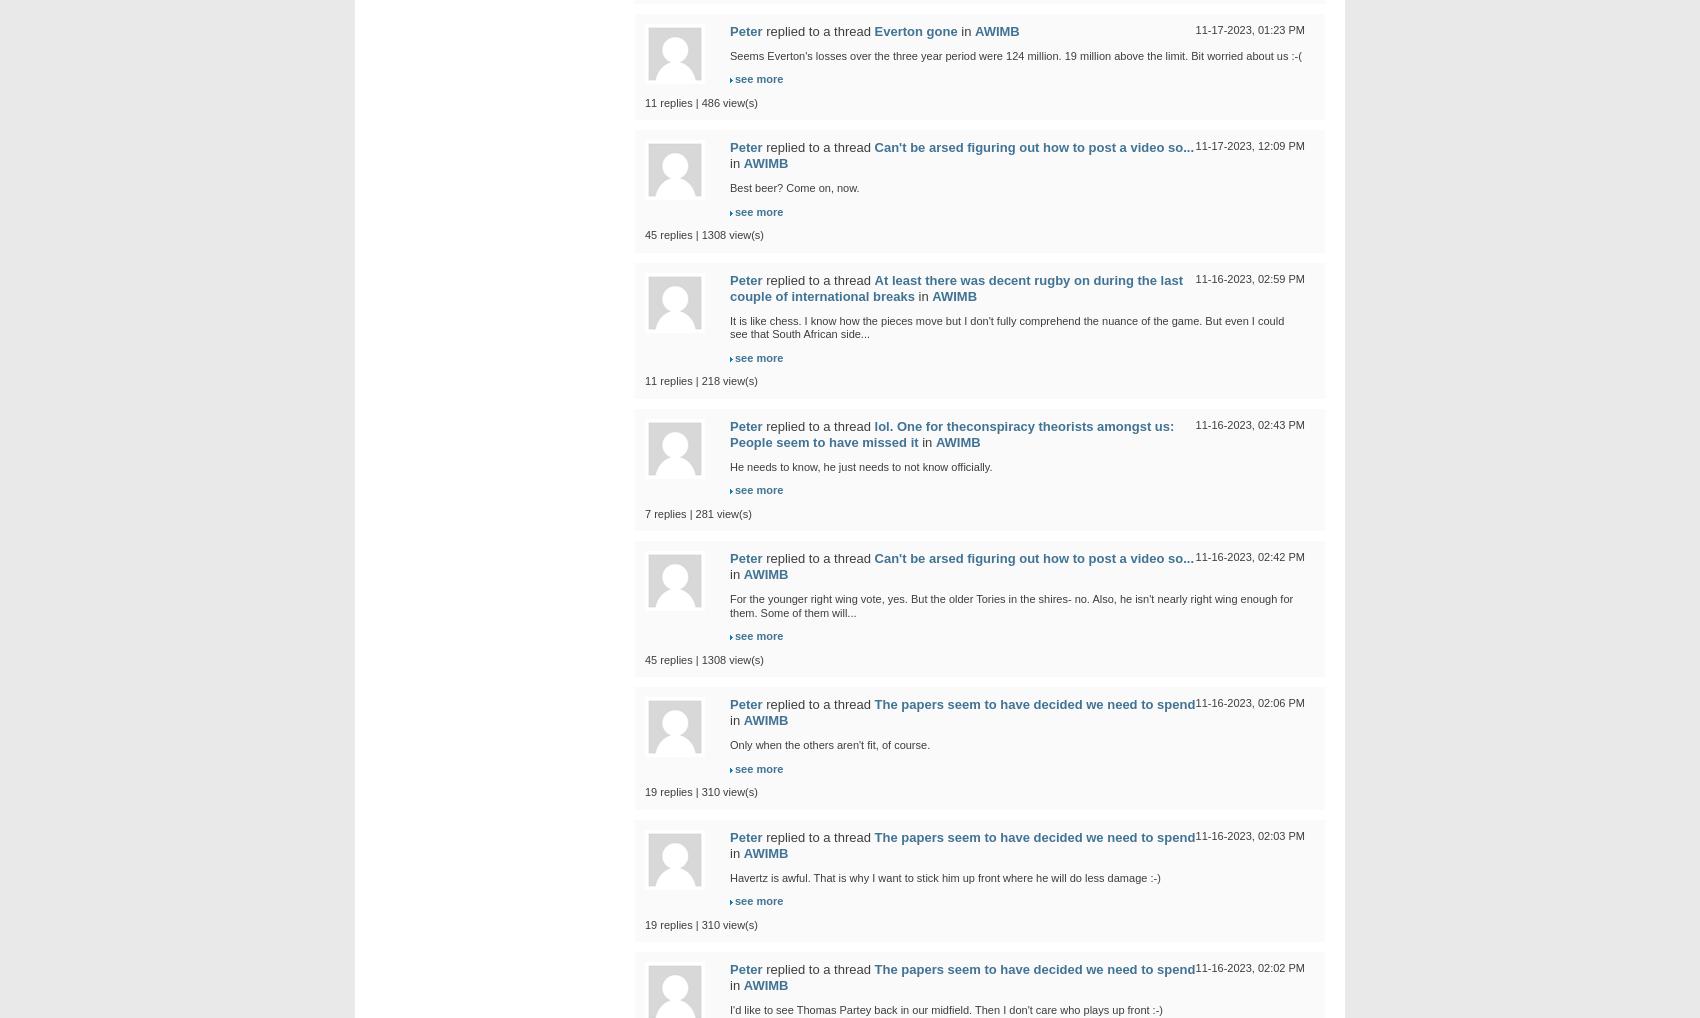 This screenshot has width=1700, height=1018. Describe the element at coordinates (1280, 144) in the screenshot. I see `'12:09 PM'` at that location.